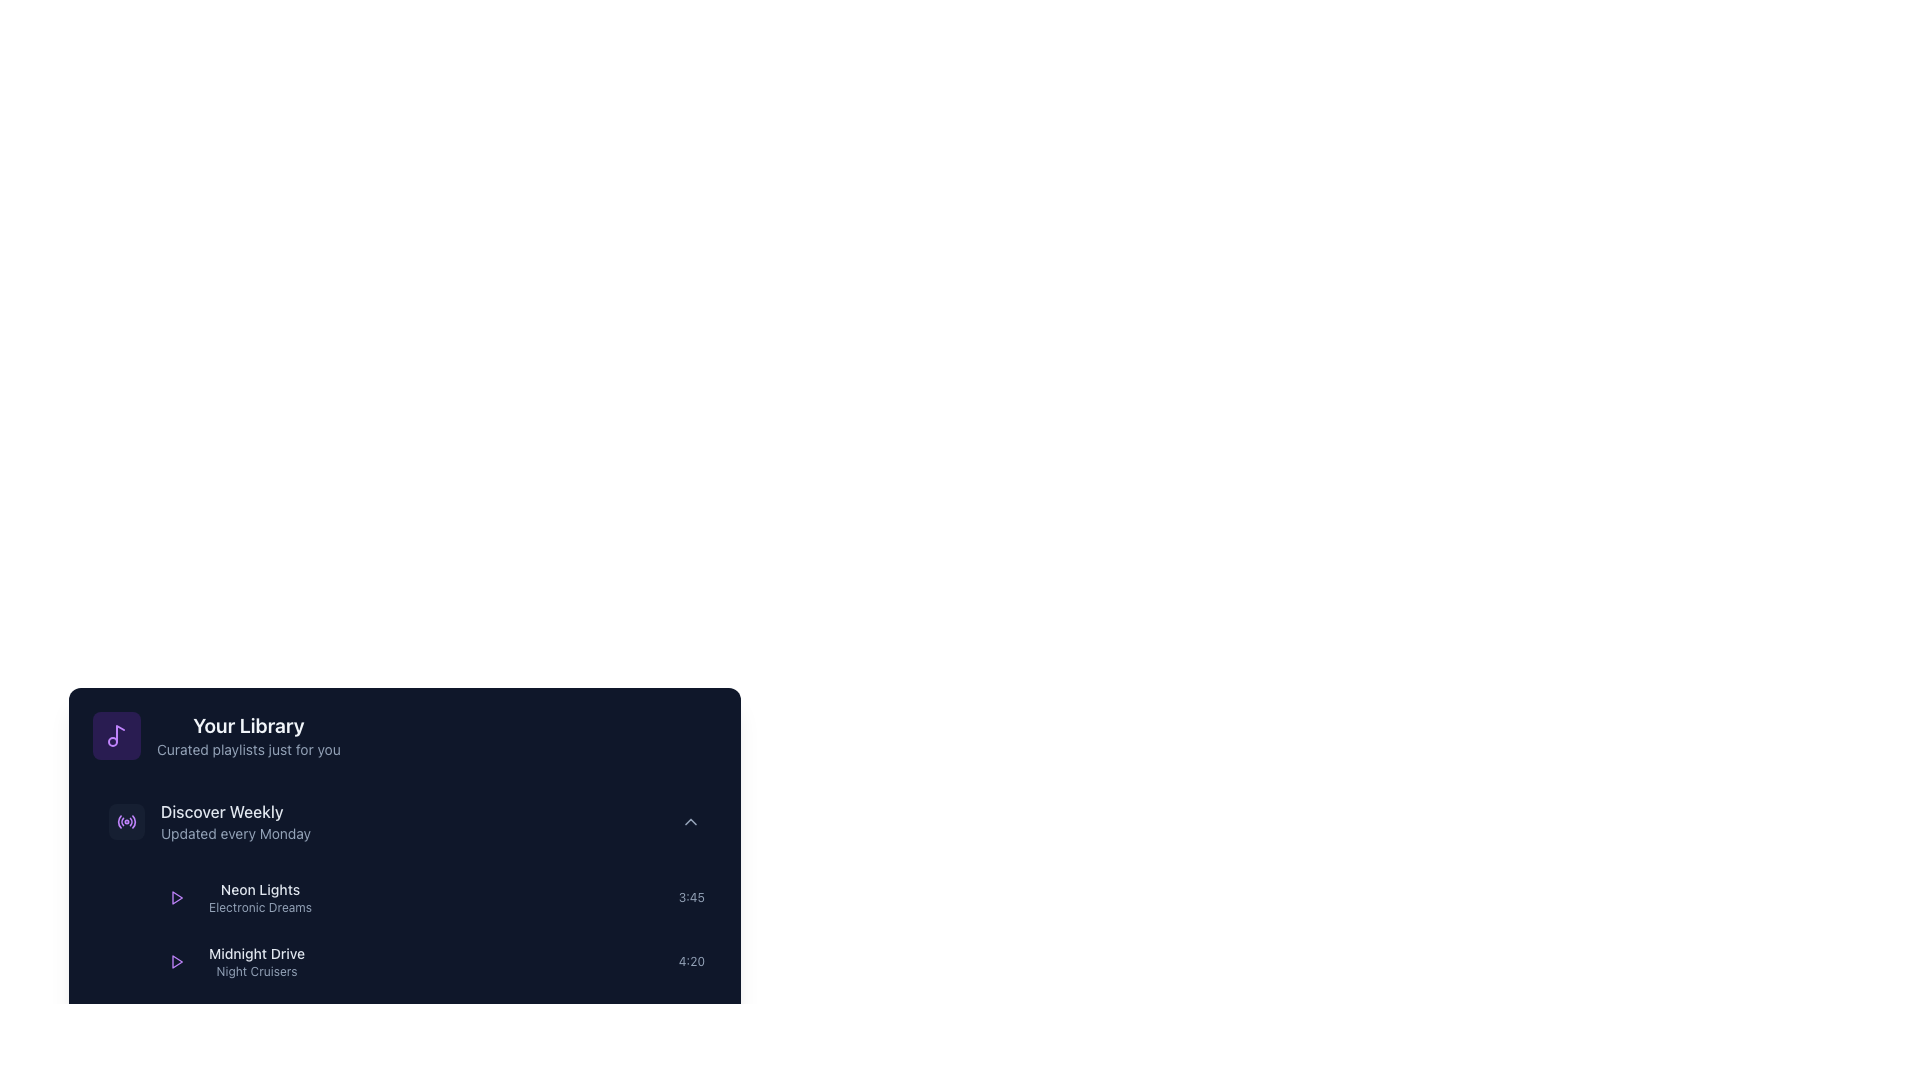 The height and width of the screenshot is (1080, 1920). I want to click on the Text block with title and description, which serves as a label for a playlist located in the top left area of the playlist section under 'Your Library', so click(236, 821).